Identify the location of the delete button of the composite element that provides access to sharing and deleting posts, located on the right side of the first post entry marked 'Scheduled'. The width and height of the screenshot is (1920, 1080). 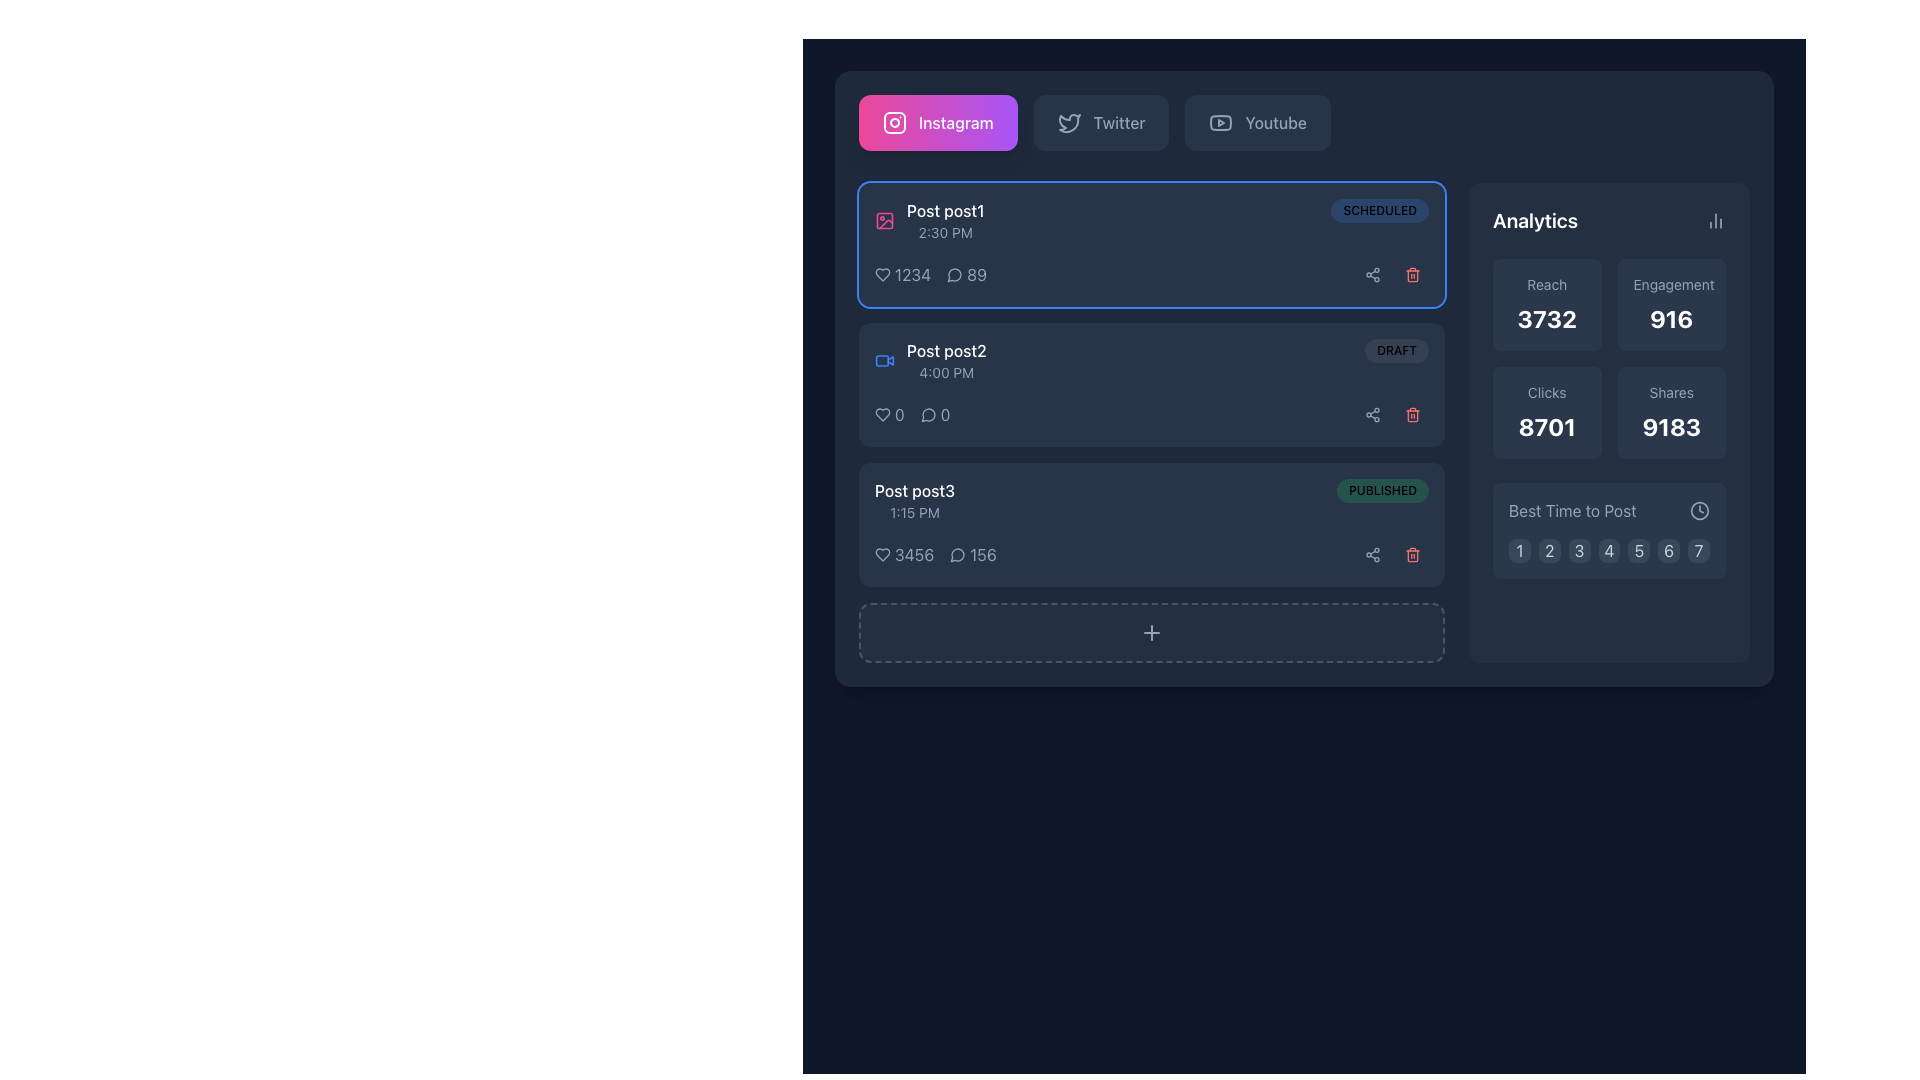
(1391, 274).